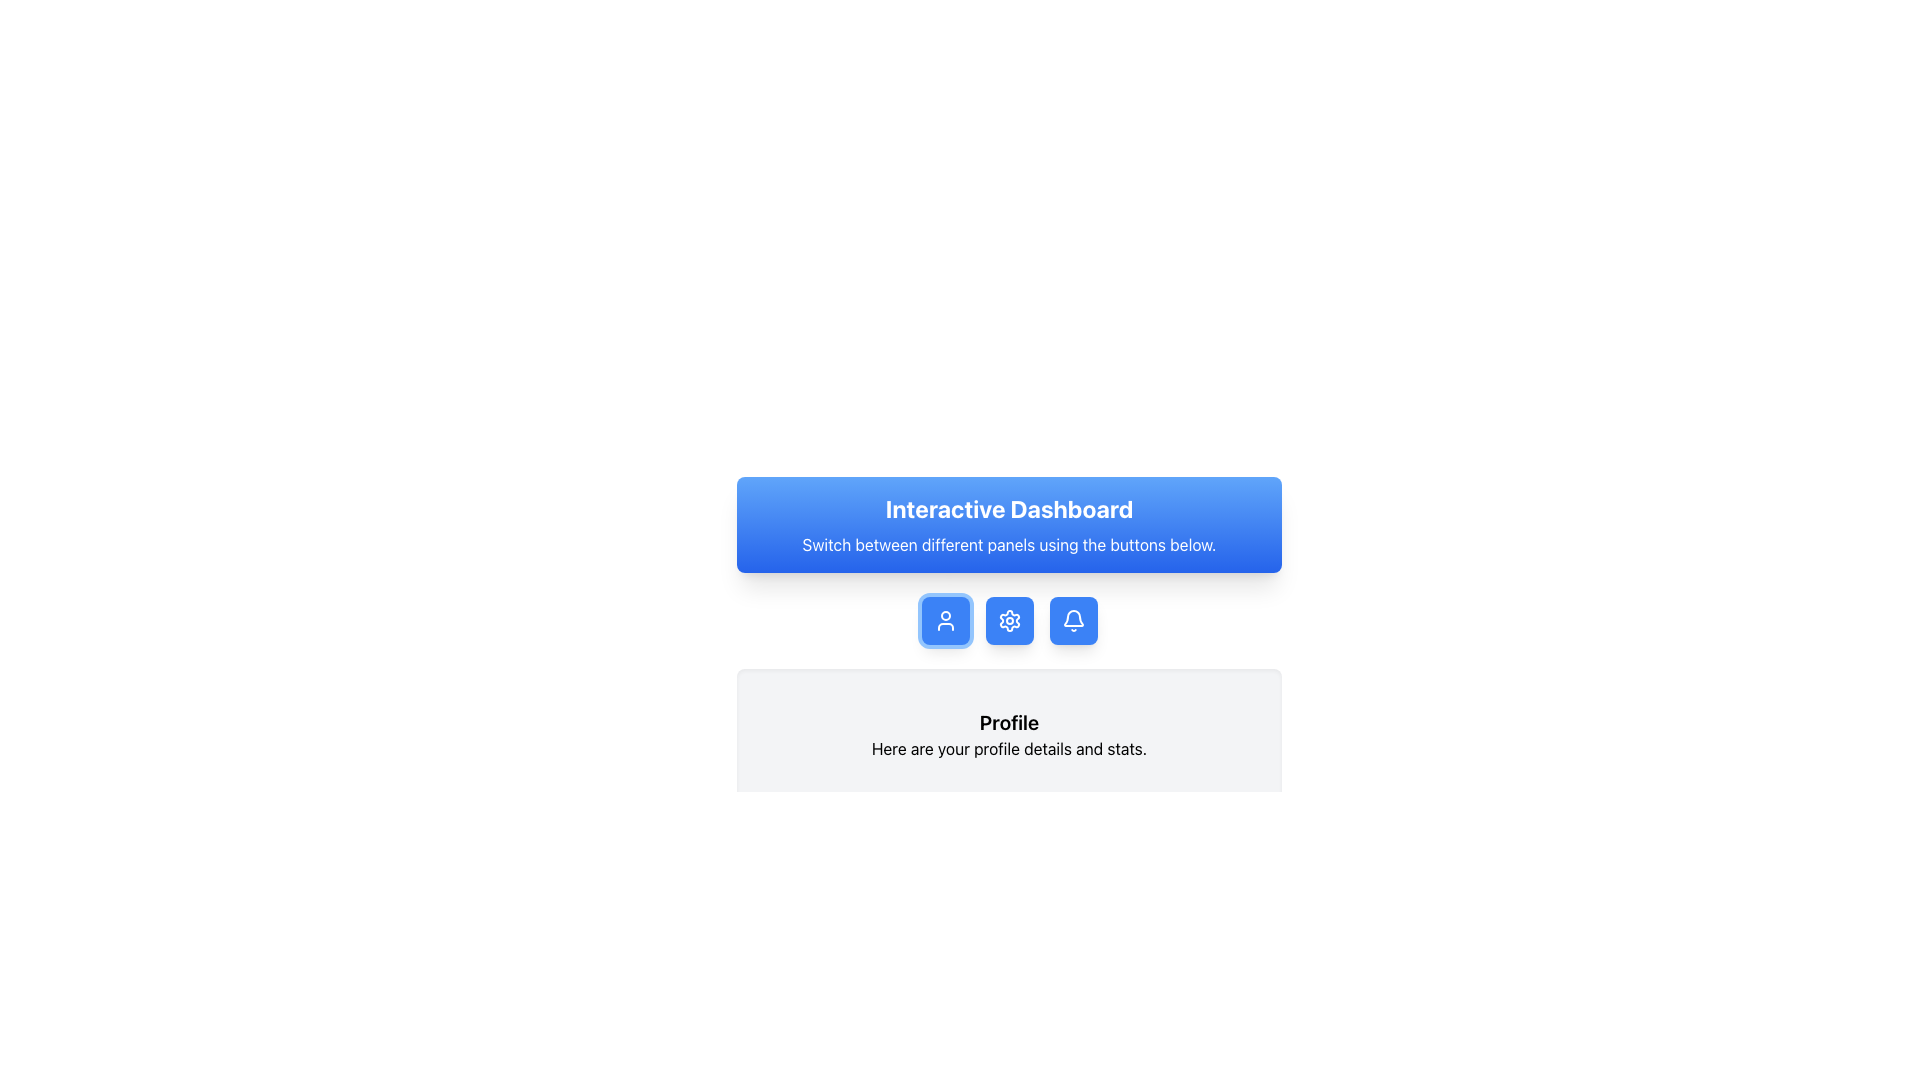 This screenshot has height=1080, width=1920. Describe the element at coordinates (1009, 620) in the screenshot. I see `the middle blue square button with a white gear icon located below 'Interactive Dashboard' and above 'Profile'` at that location.